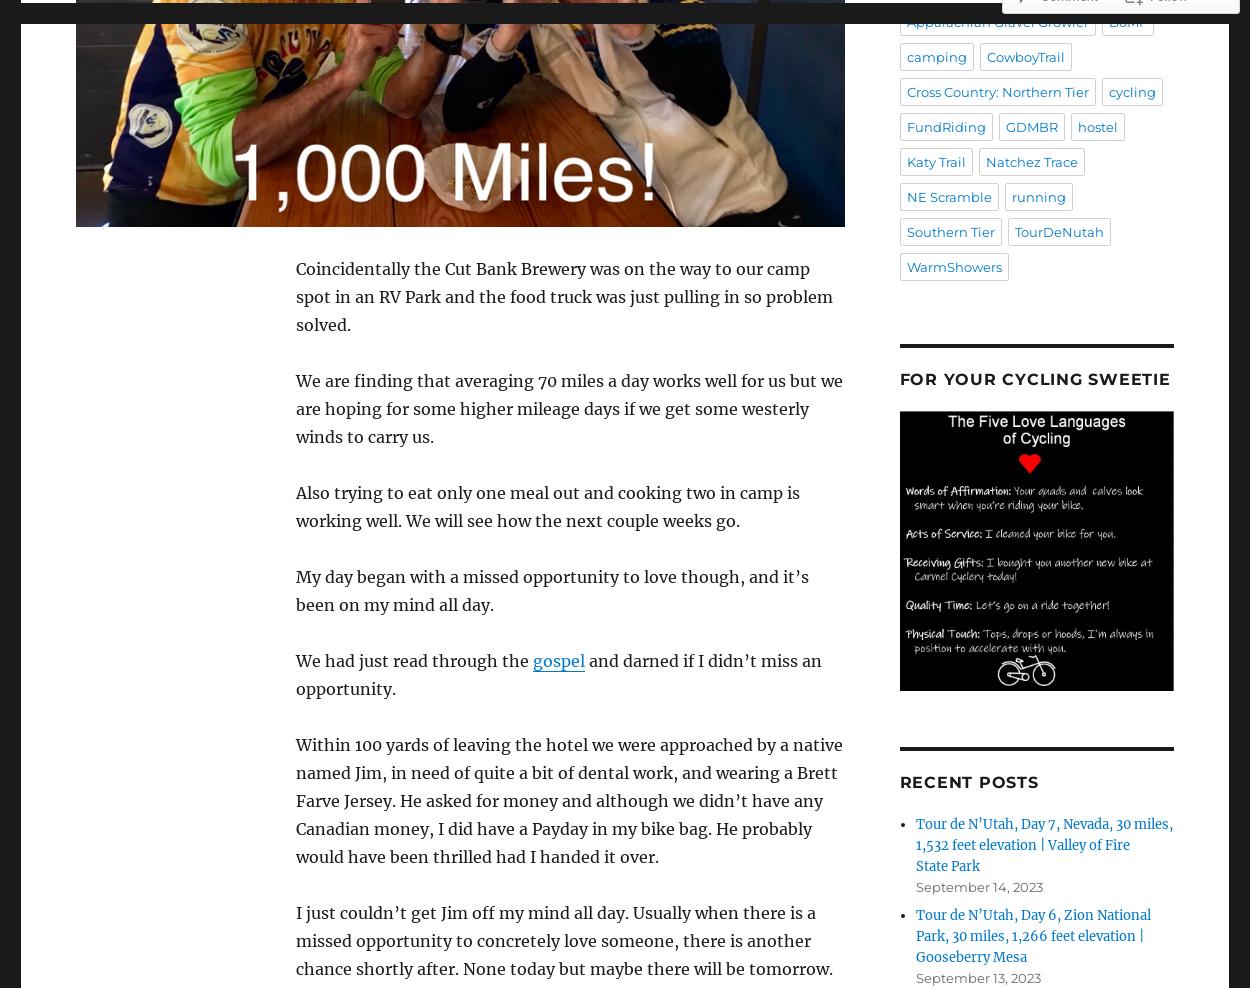 The width and height of the screenshot is (1250, 988). Describe the element at coordinates (562, 295) in the screenshot. I see `'Coincidentally the Cut Bank Brewery was on the way to our camp spot in an RV Park and the food truck was just pulling in so problem solved.'` at that location.